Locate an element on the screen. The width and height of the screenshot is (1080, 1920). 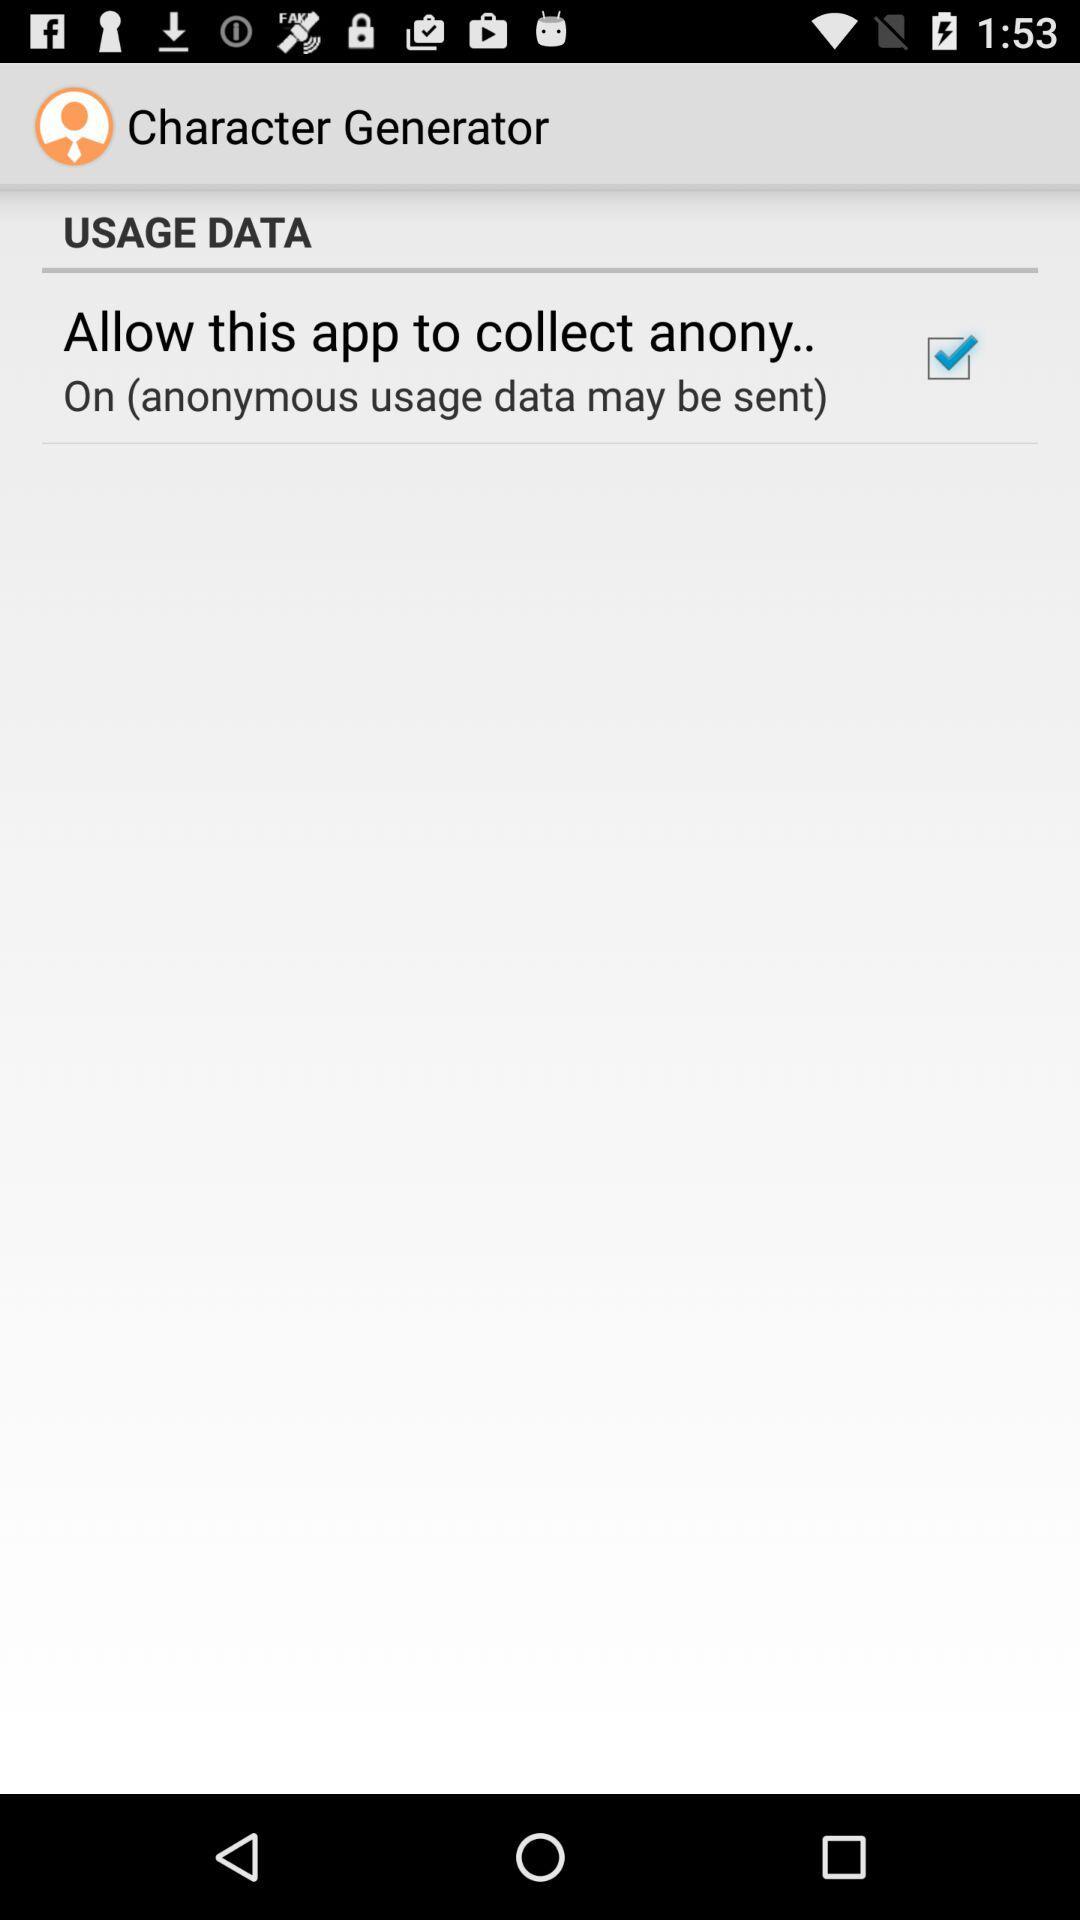
the app below usage data app is located at coordinates (463, 329).